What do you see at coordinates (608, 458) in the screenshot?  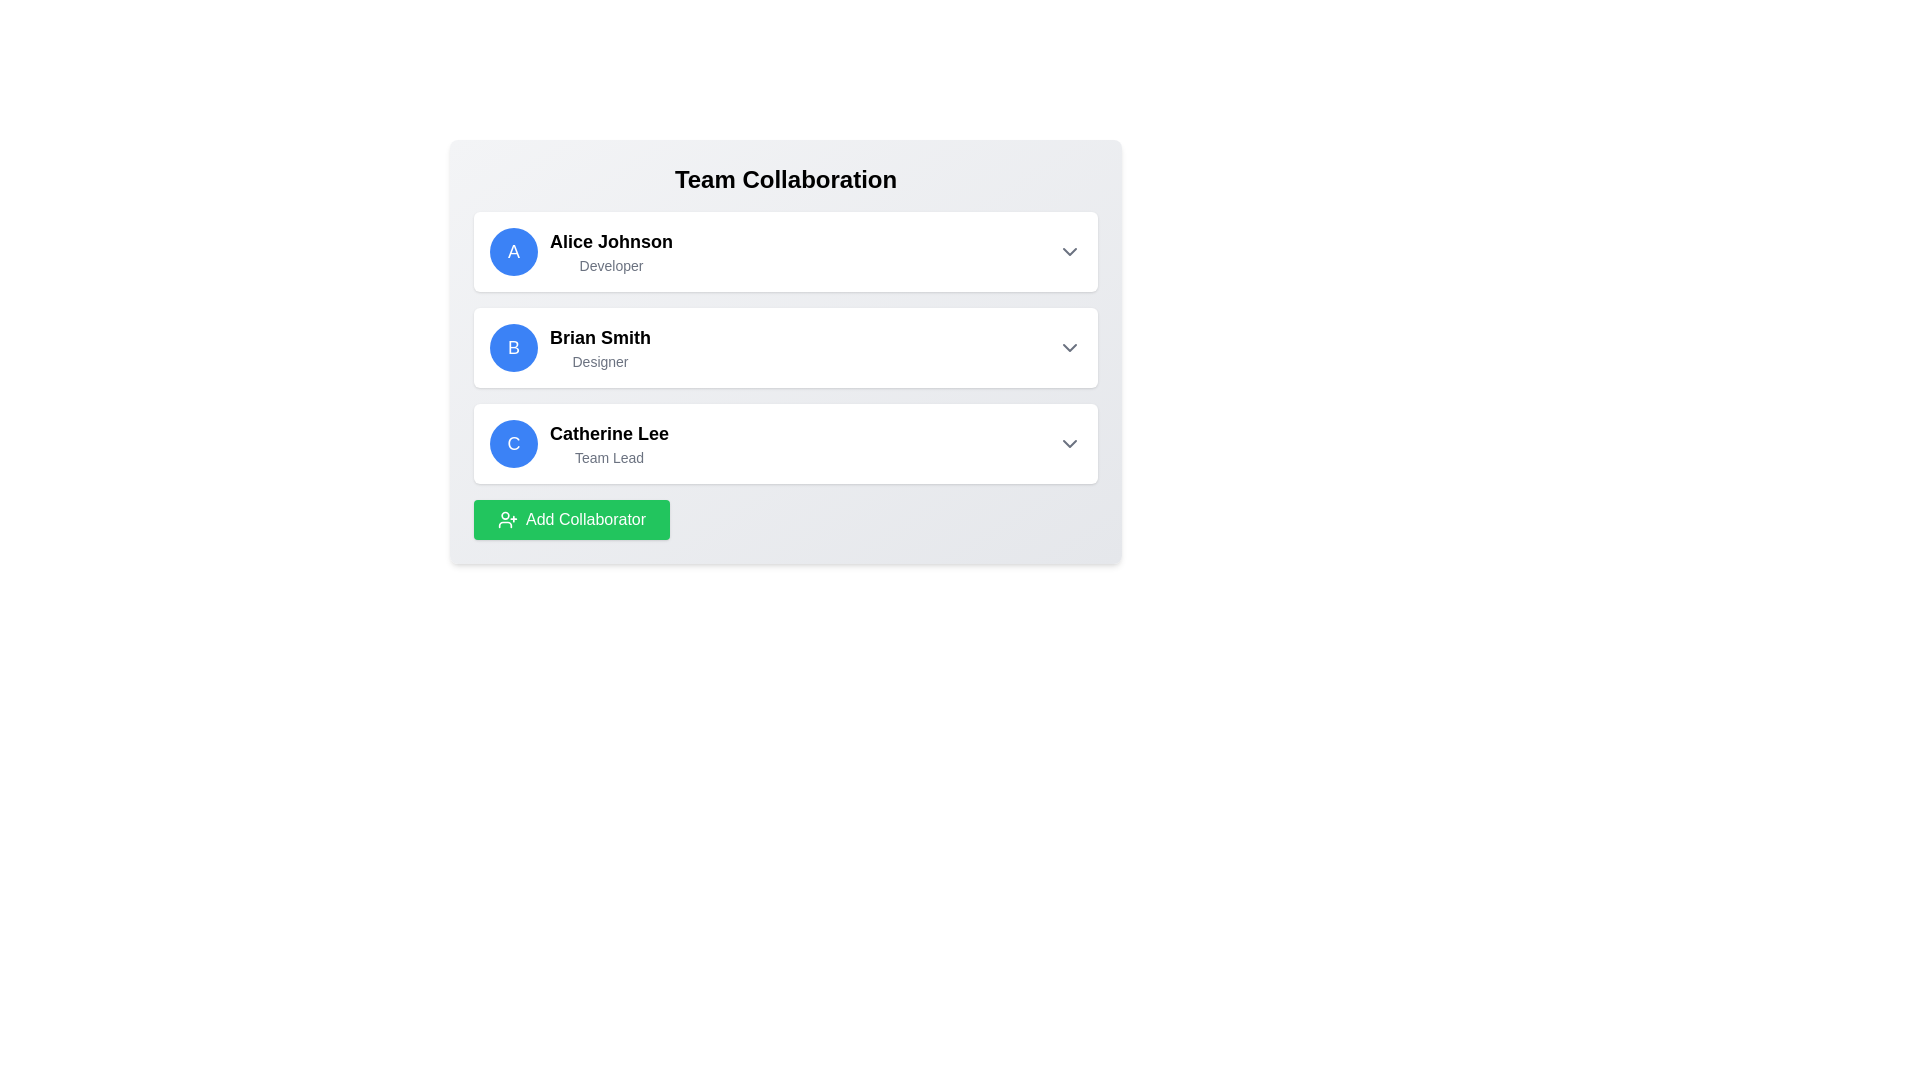 I see `the 'Team Lead' text label that is located beneath the name 'Catherine Lee' in the third user profile card` at bounding box center [608, 458].